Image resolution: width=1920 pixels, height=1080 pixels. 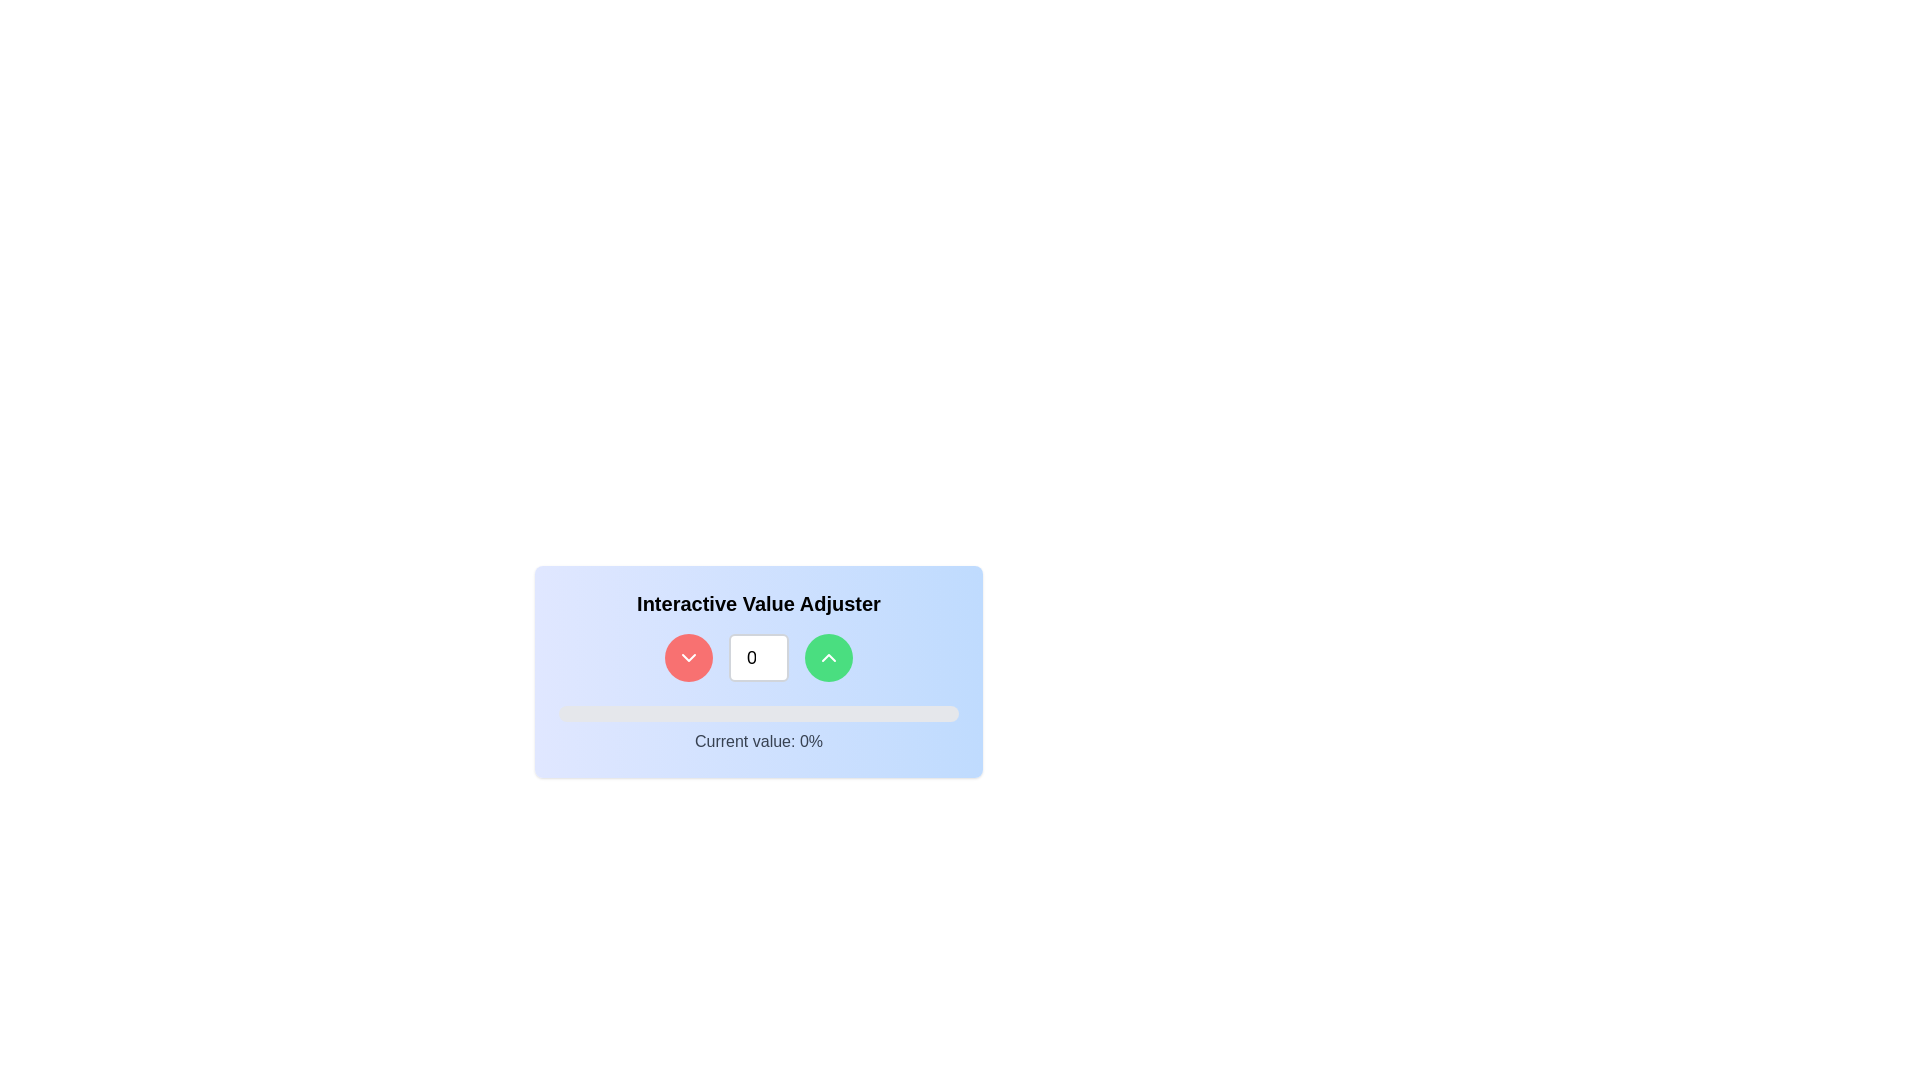 What do you see at coordinates (689, 658) in the screenshot?
I see `the red circular button containing the downward-pointing arrow icon` at bounding box center [689, 658].